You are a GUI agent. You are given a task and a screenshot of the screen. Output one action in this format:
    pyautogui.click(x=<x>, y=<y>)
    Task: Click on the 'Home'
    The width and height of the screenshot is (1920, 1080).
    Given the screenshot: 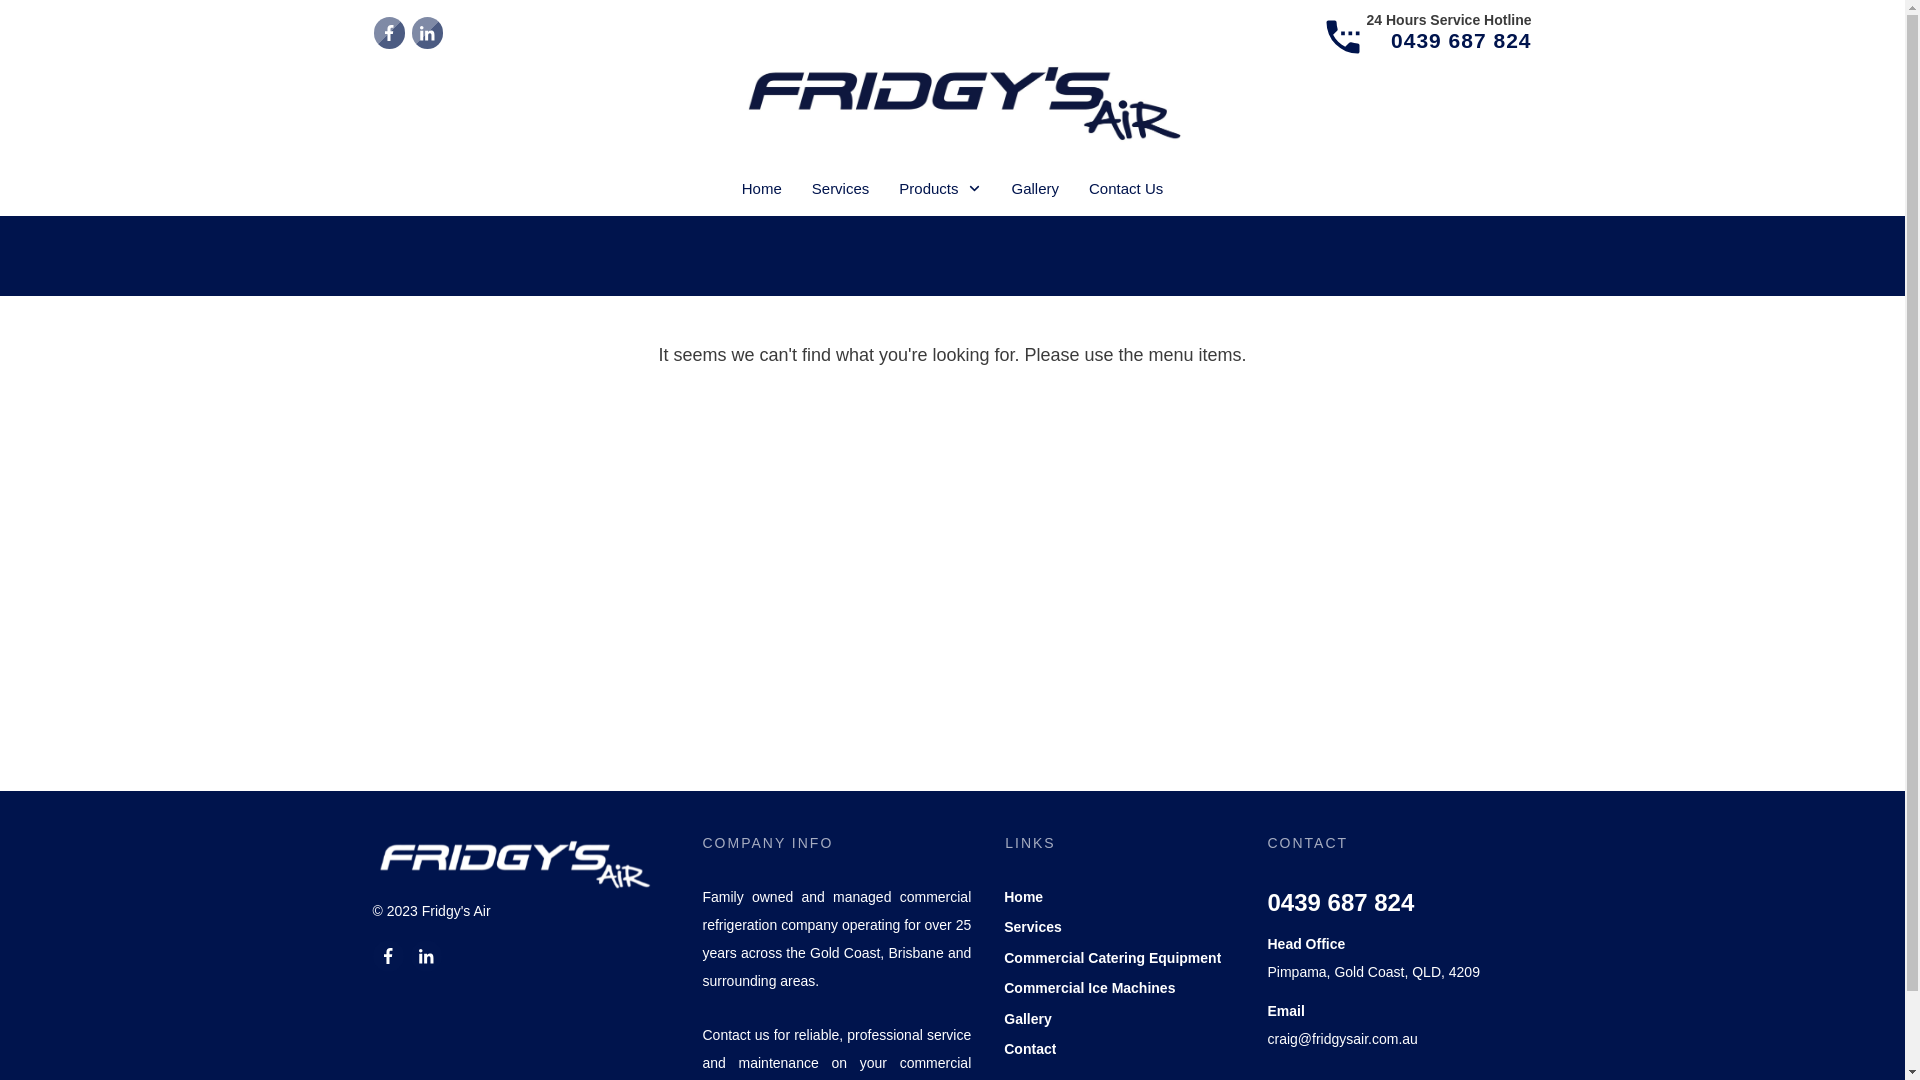 What is the action you would take?
    pyautogui.click(x=1023, y=896)
    